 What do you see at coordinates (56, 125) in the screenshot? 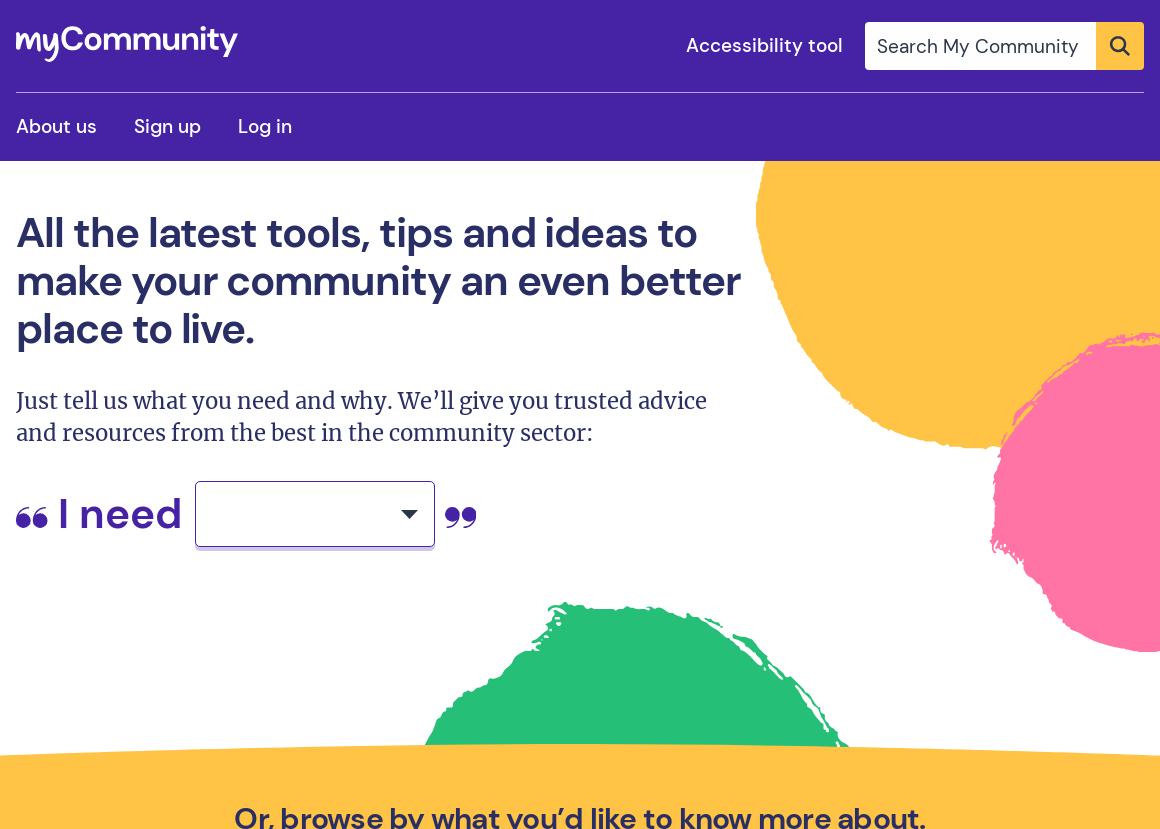
I see `'About us'` at bounding box center [56, 125].